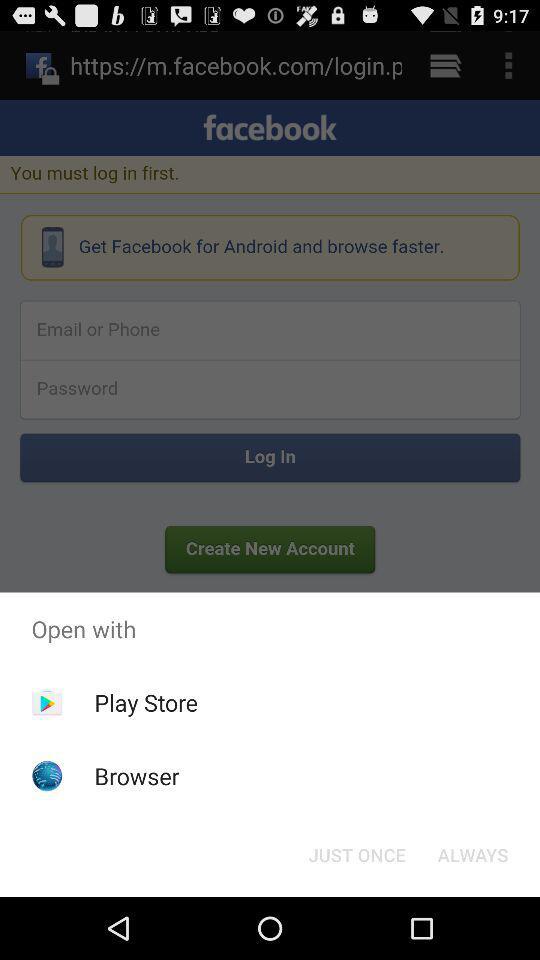 The width and height of the screenshot is (540, 960). What do you see at coordinates (356, 853) in the screenshot?
I see `just once button` at bounding box center [356, 853].